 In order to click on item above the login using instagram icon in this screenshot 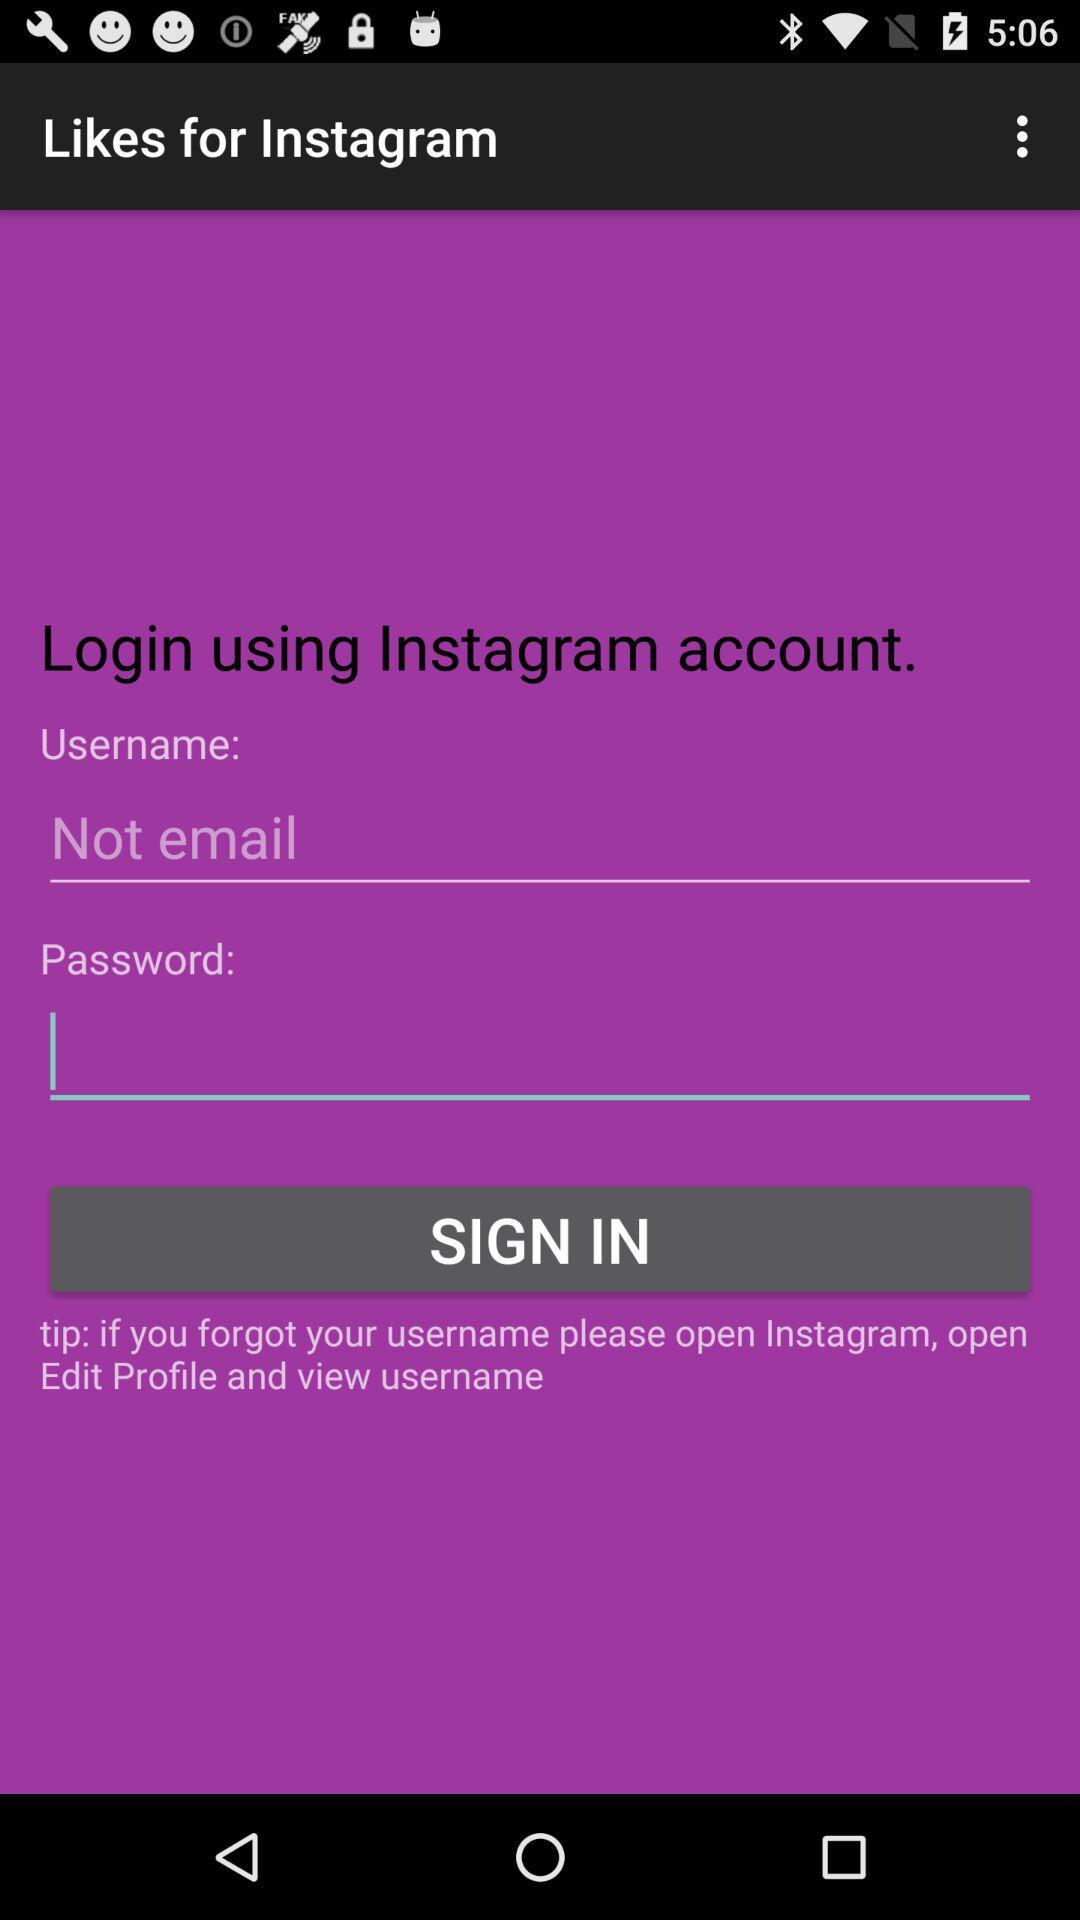, I will do `click(1027, 135)`.